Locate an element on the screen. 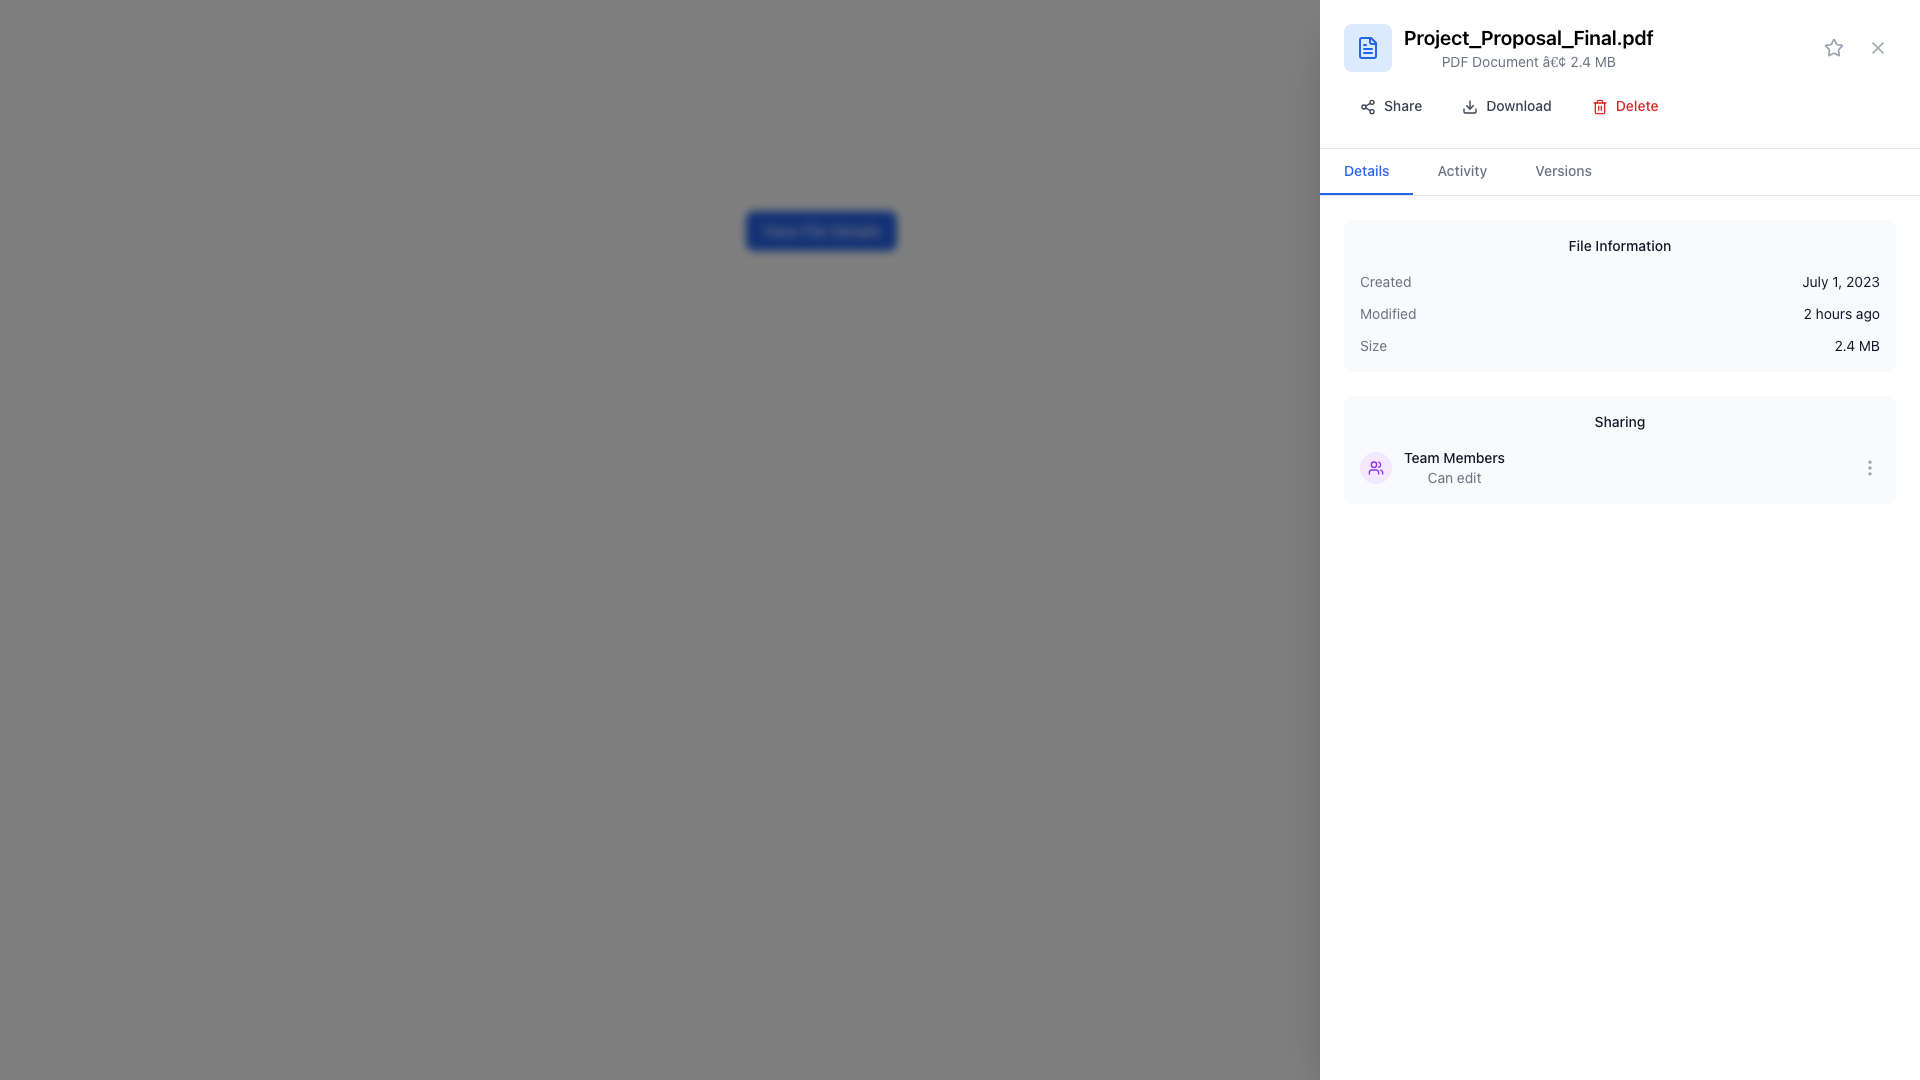  the text label displaying the file size '2.4 MB' in bold, dark gray font located in the 'File Information' section of the details panel is located at coordinates (1856, 345).